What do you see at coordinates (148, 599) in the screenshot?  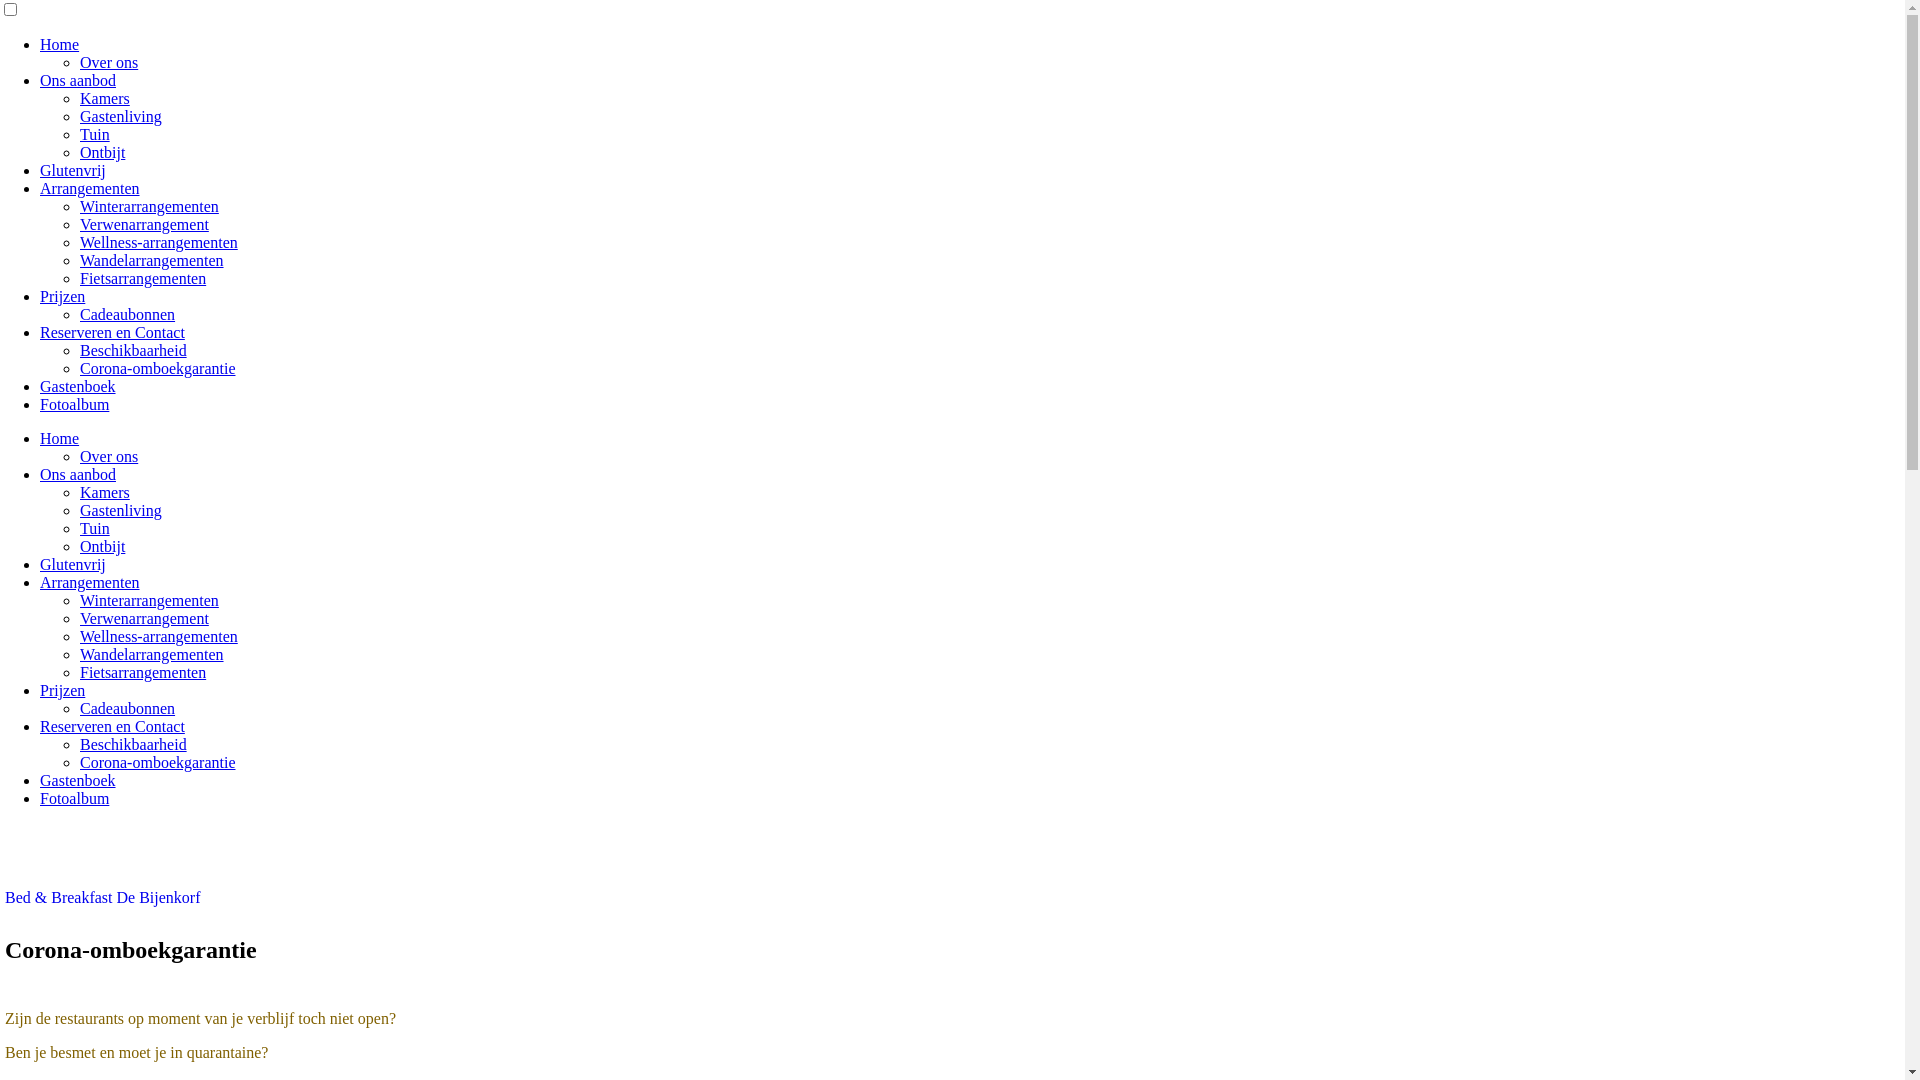 I see `'Winterarrangementen'` at bounding box center [148, 599].